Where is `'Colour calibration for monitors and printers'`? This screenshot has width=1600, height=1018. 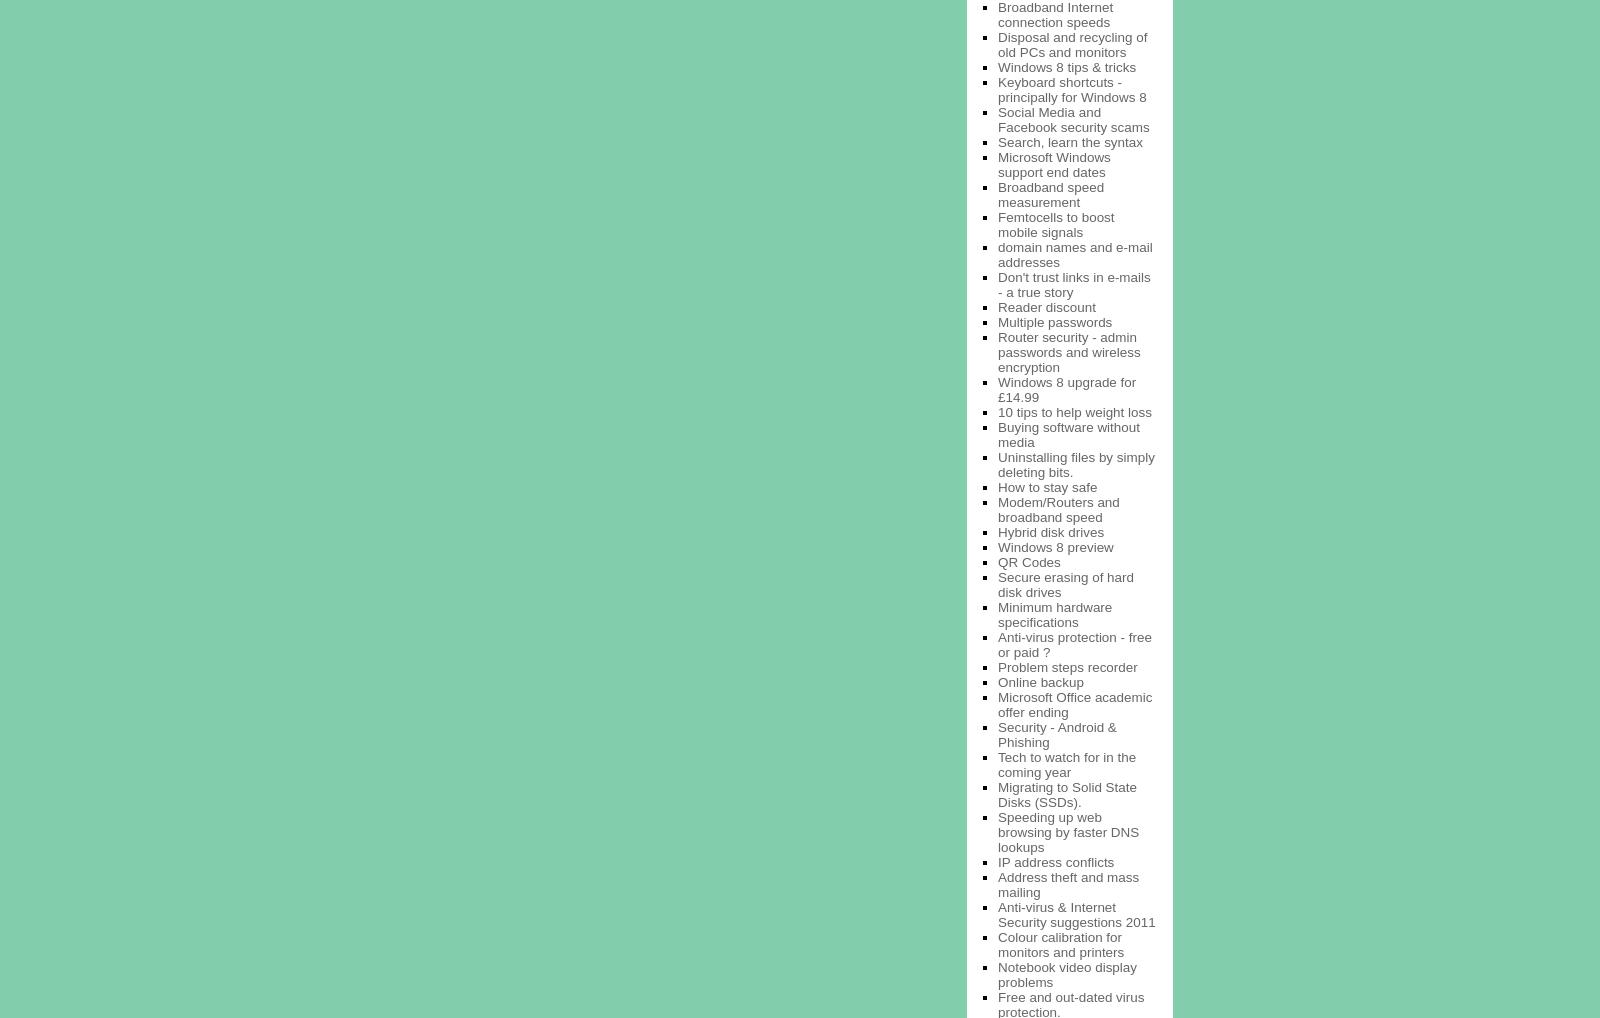
'Colour calibration for monitors and printers' is located at coordinates (1060, 942).